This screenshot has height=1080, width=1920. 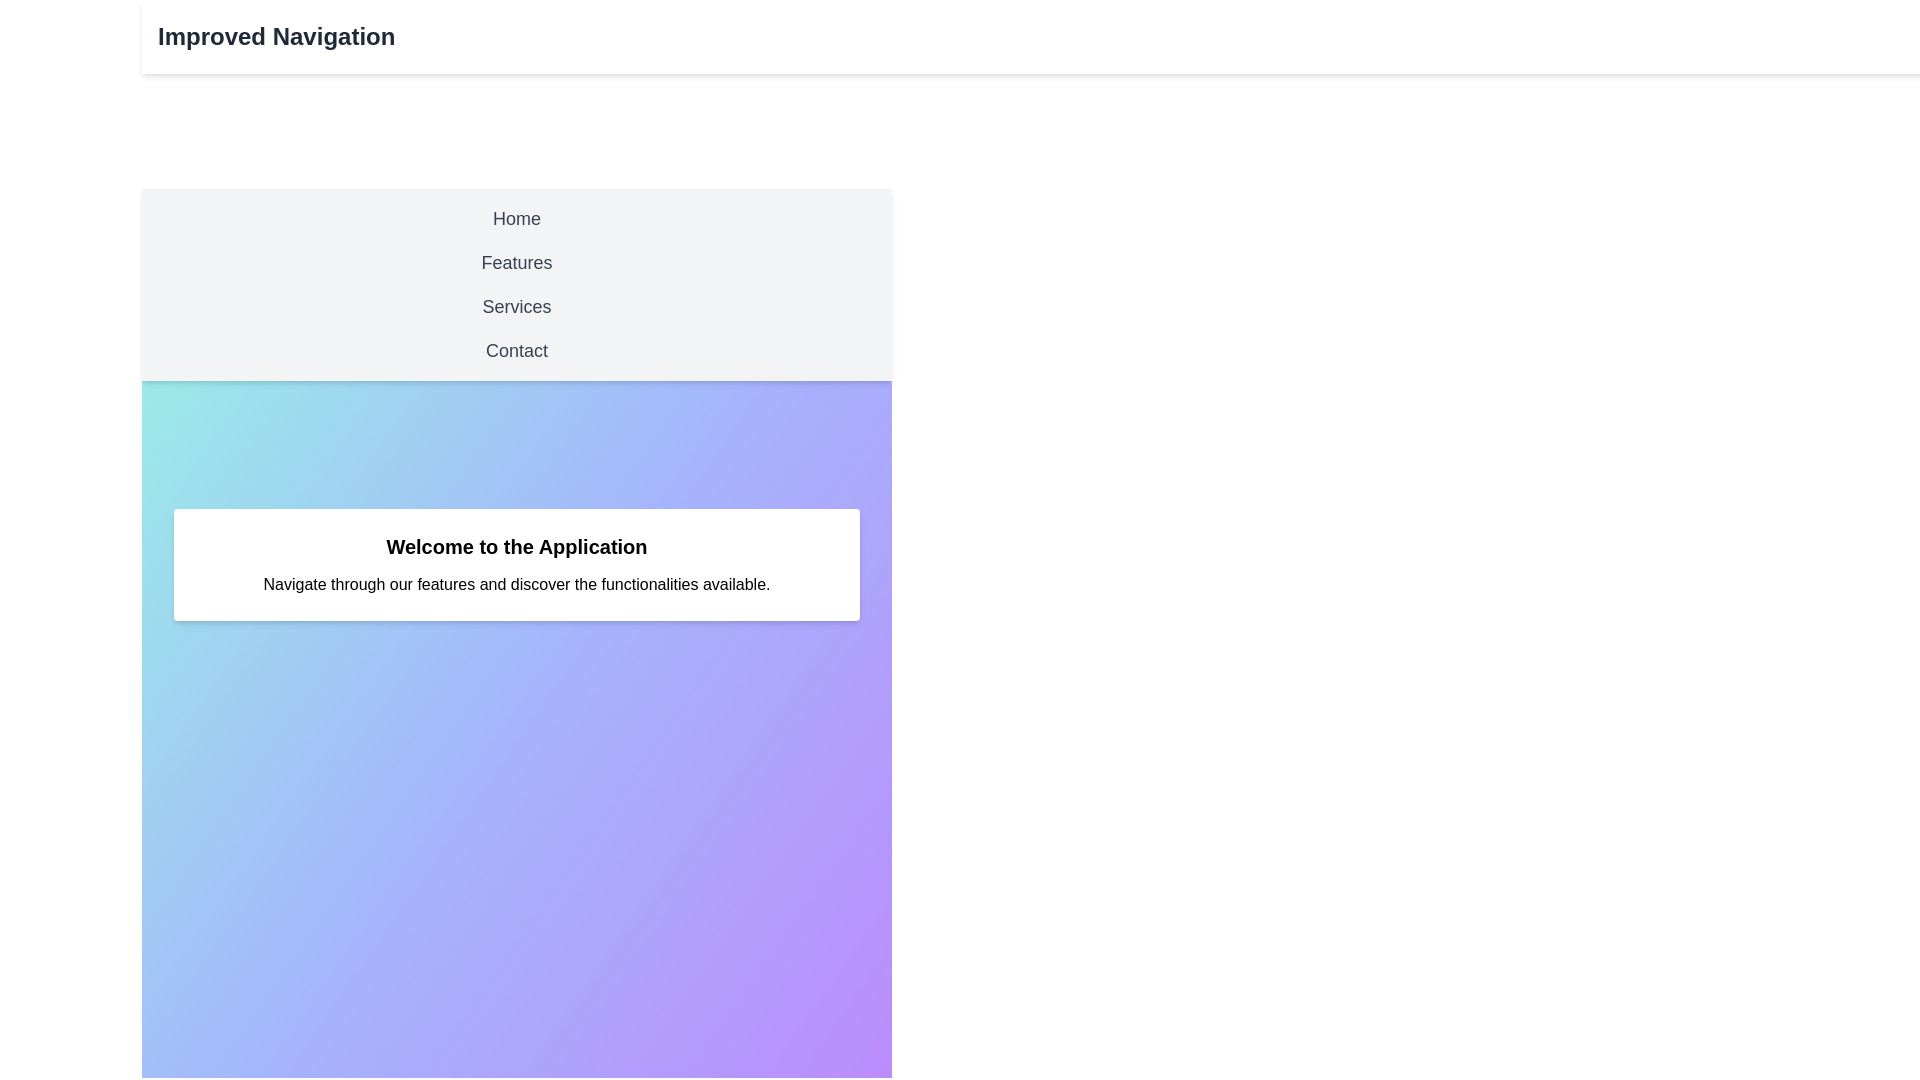 I want to click on the navigation menu item Contact, so click(x=517, y=350).